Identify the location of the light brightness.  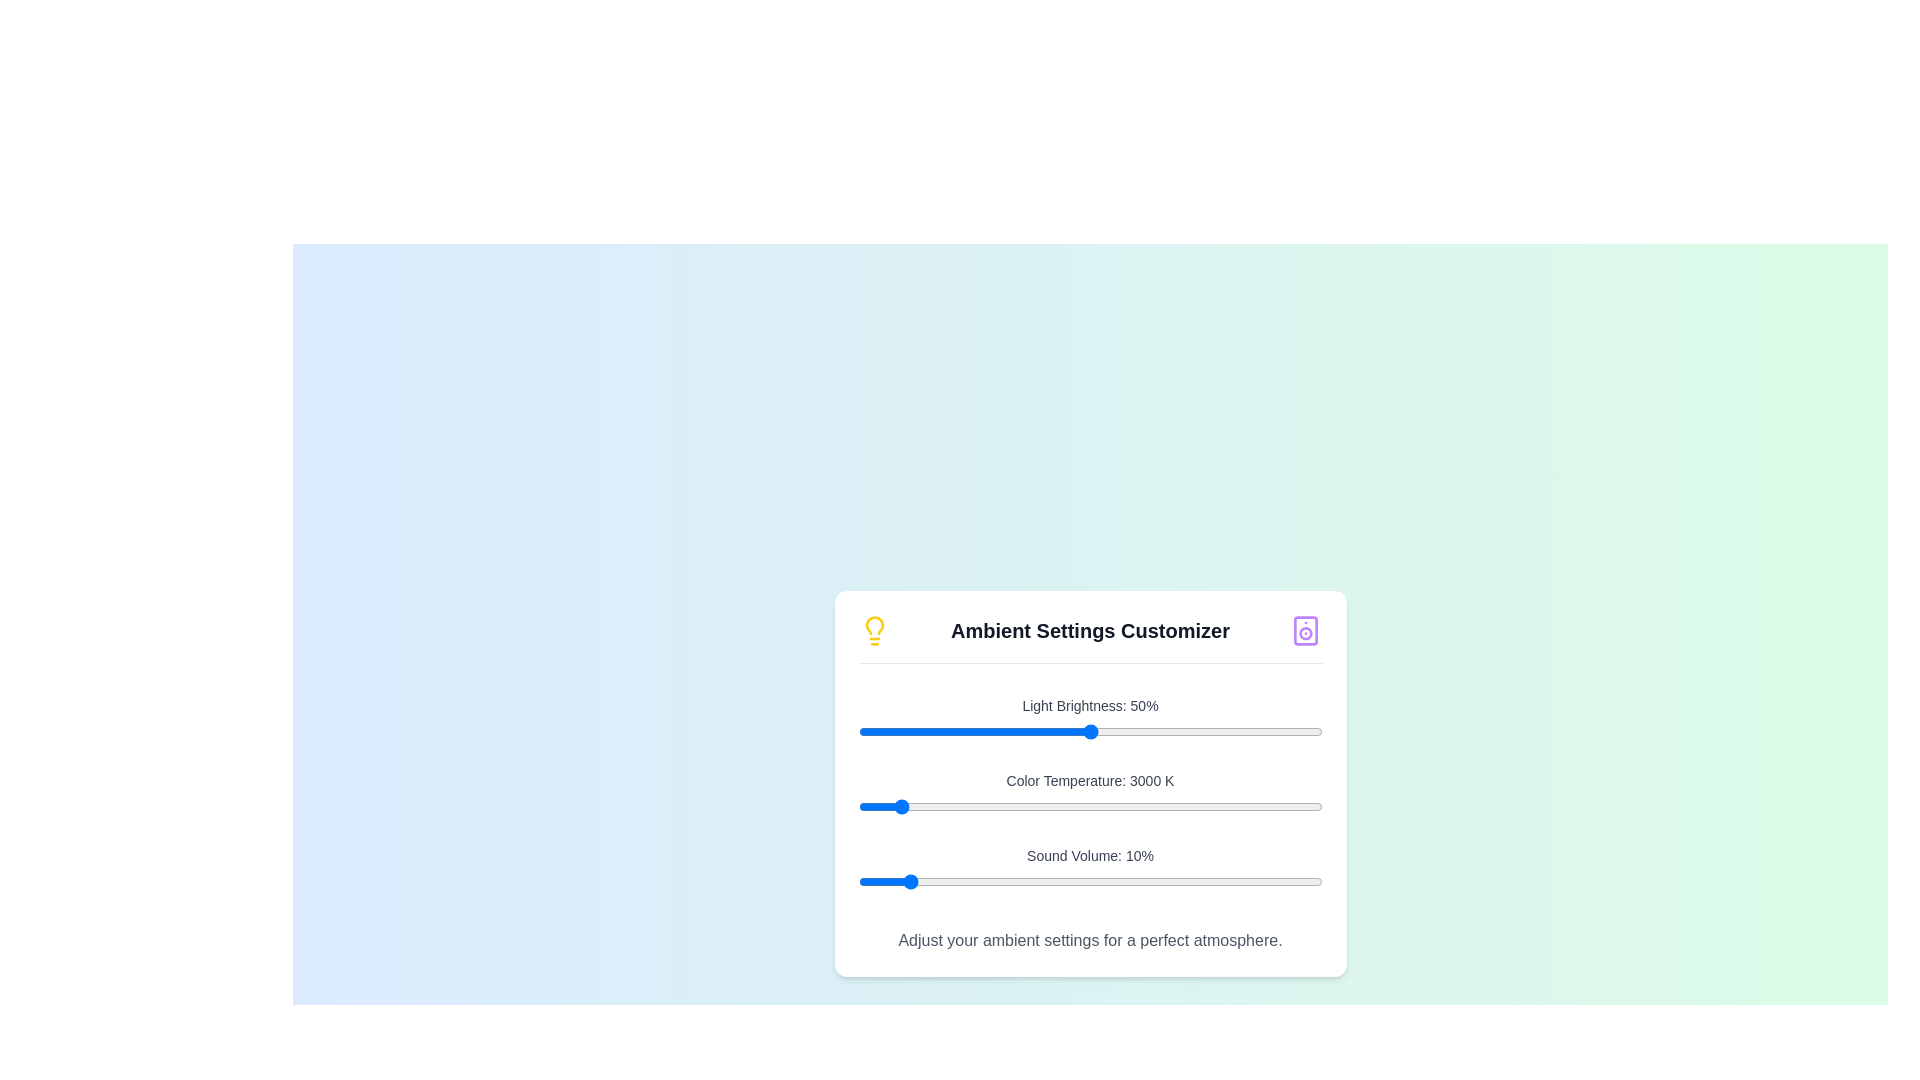
(1294, 732).